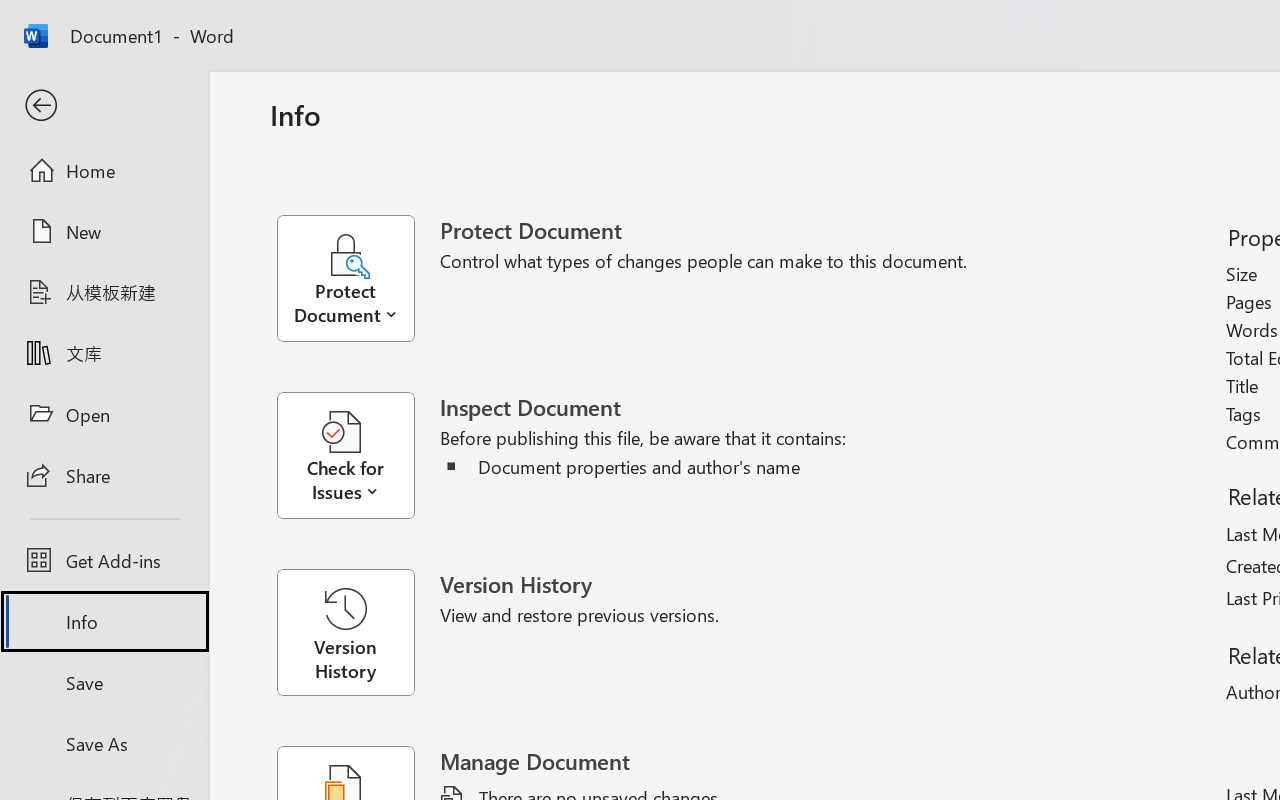  What do you see at coordinates (103, 105) in the screenshot?
I see `'Back'` at bounding box center [103, 105].